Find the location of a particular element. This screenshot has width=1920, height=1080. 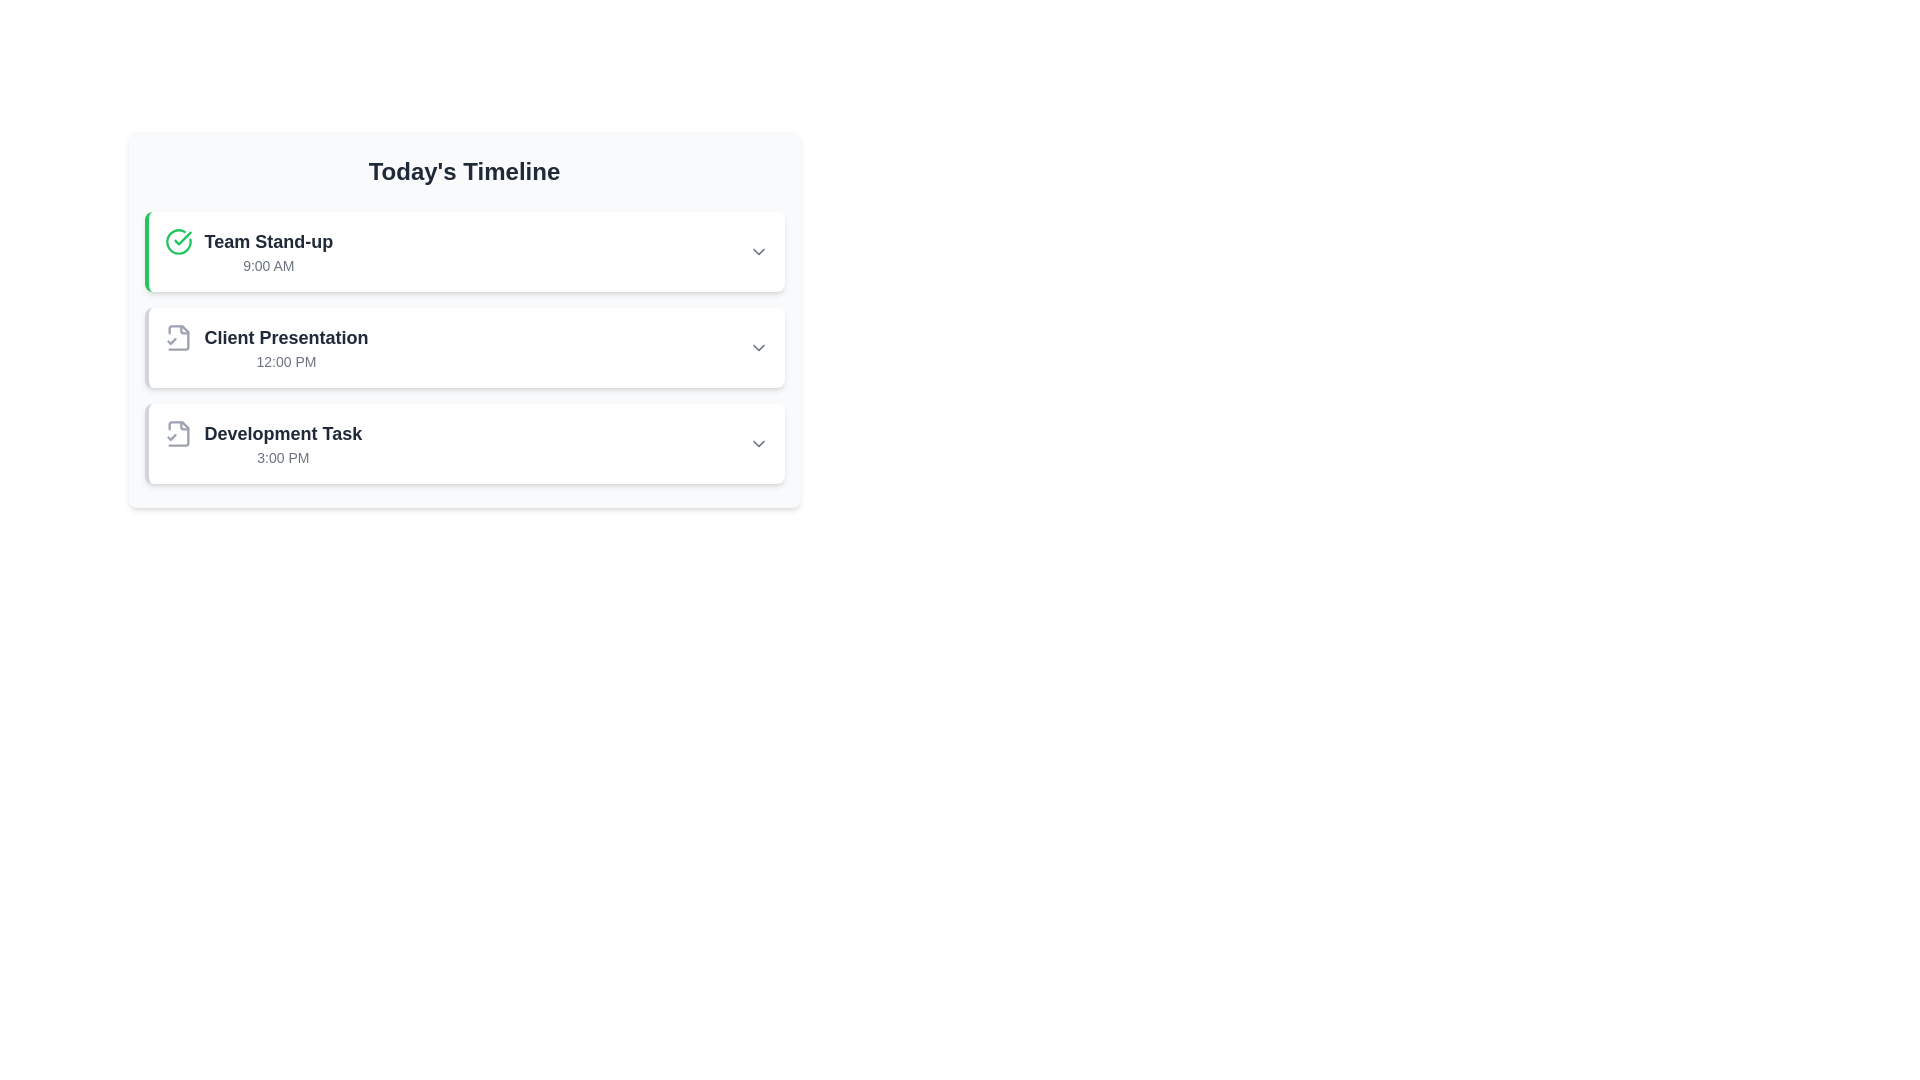

the text label representing the title of the second scheduled task in 'Today's Timeline' is located at coordinates (285, 337).